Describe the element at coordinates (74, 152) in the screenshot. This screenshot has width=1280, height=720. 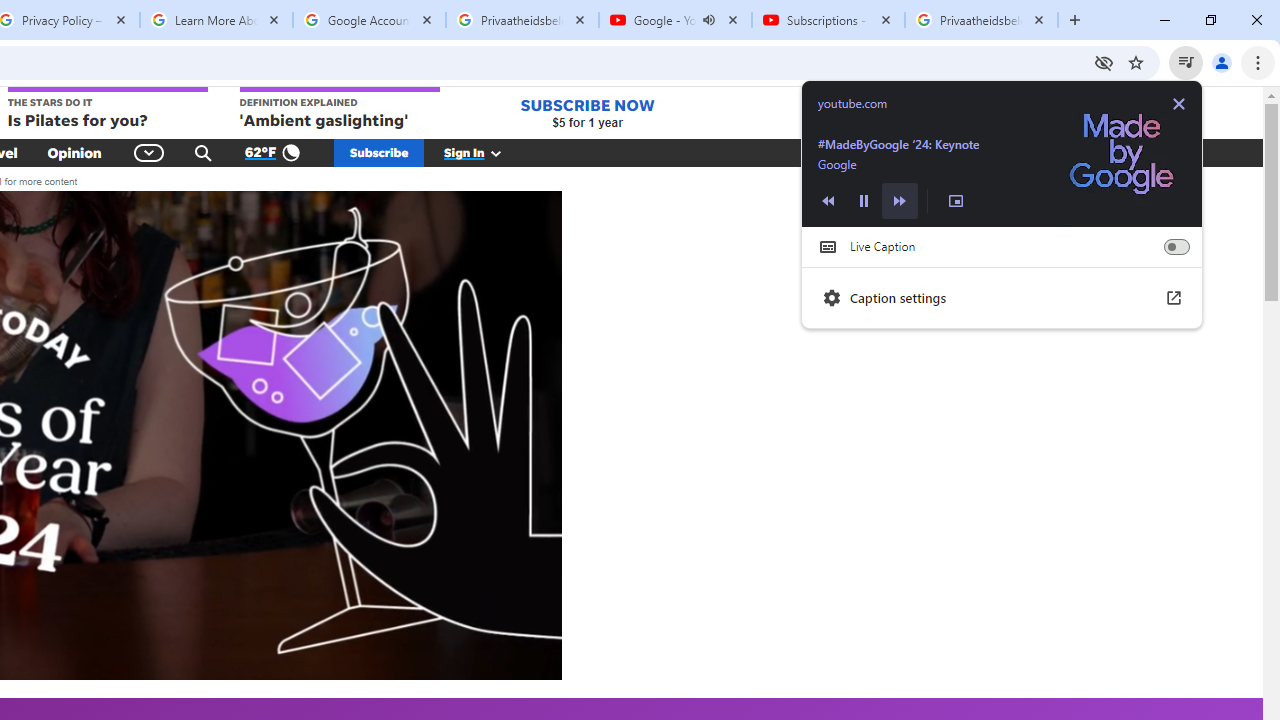
I see `'Opinion'` at that location.